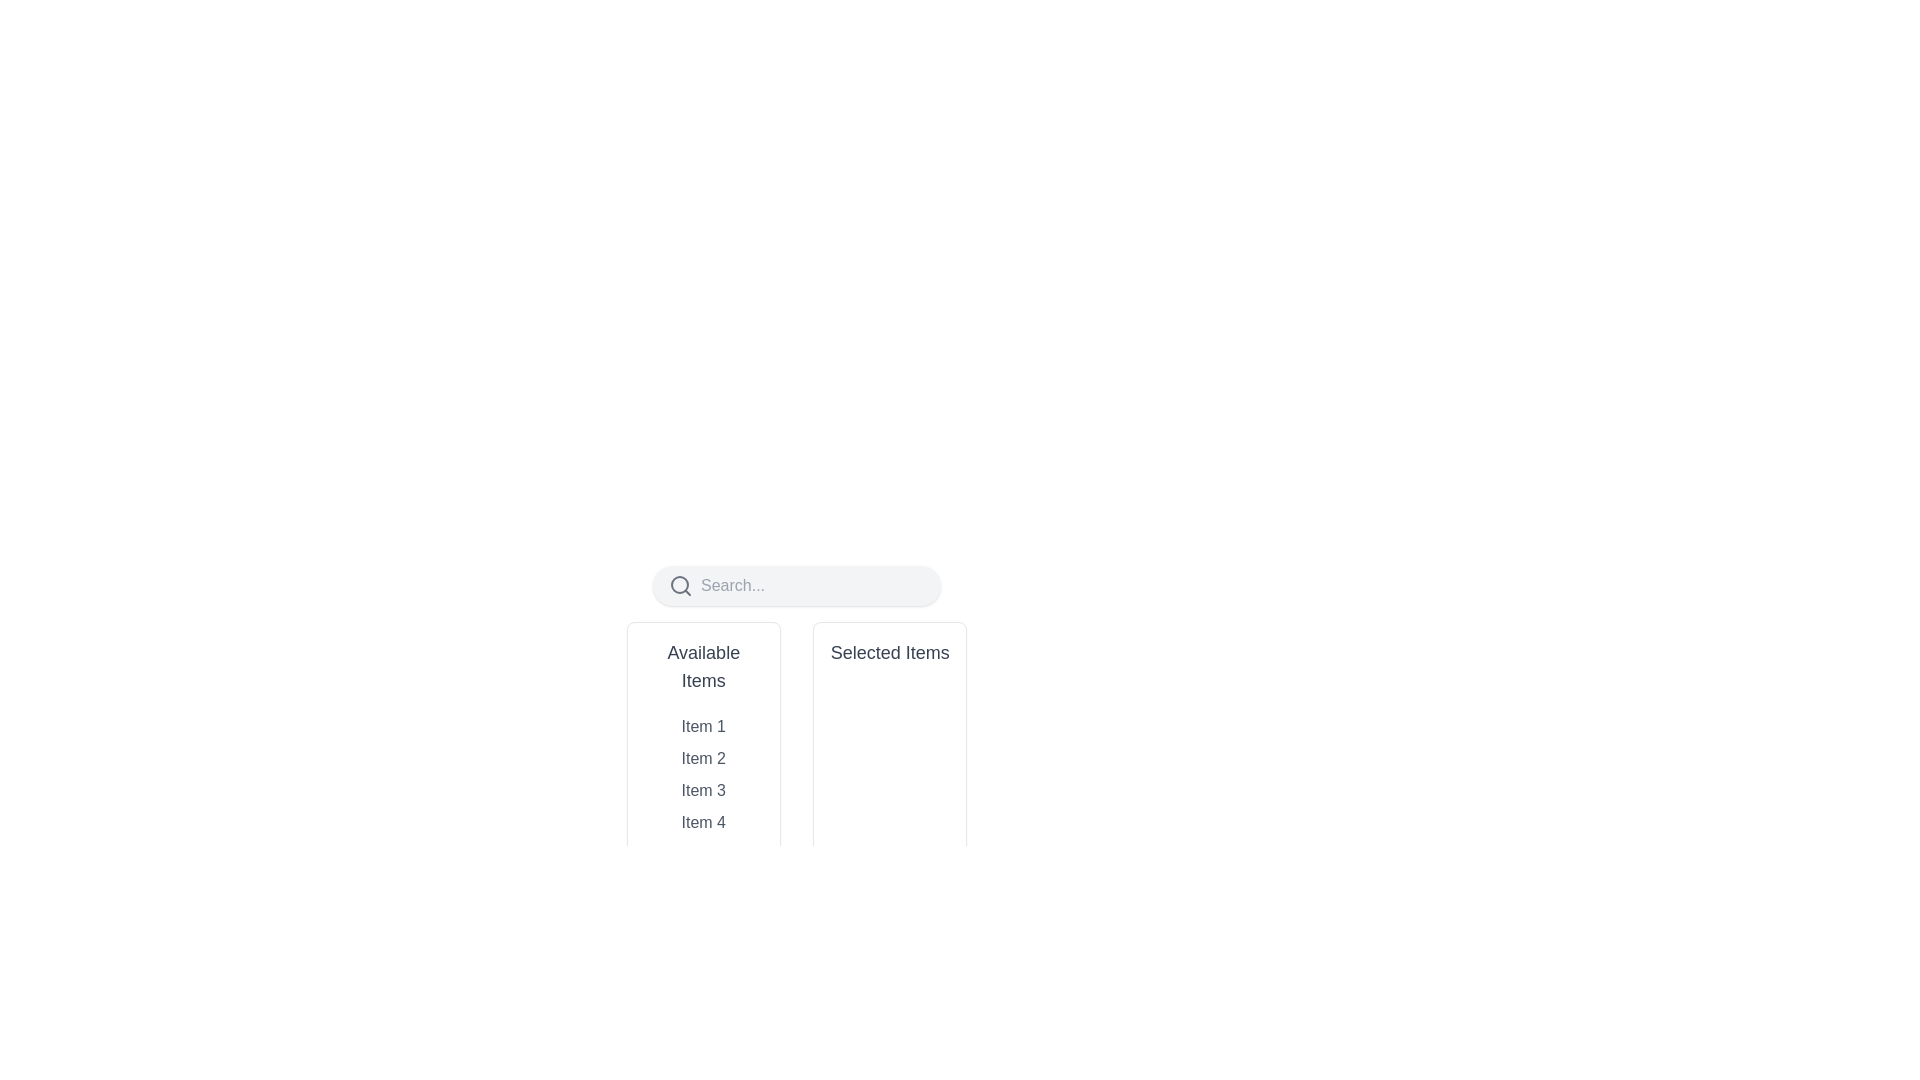 The height and width of the screenshot is (1080, 1920). Describe the element at coordinates (703, 822) in the screenshot. I see `the 'Item 4' text element in the 'Available Items' section of the vertical list` at that location.